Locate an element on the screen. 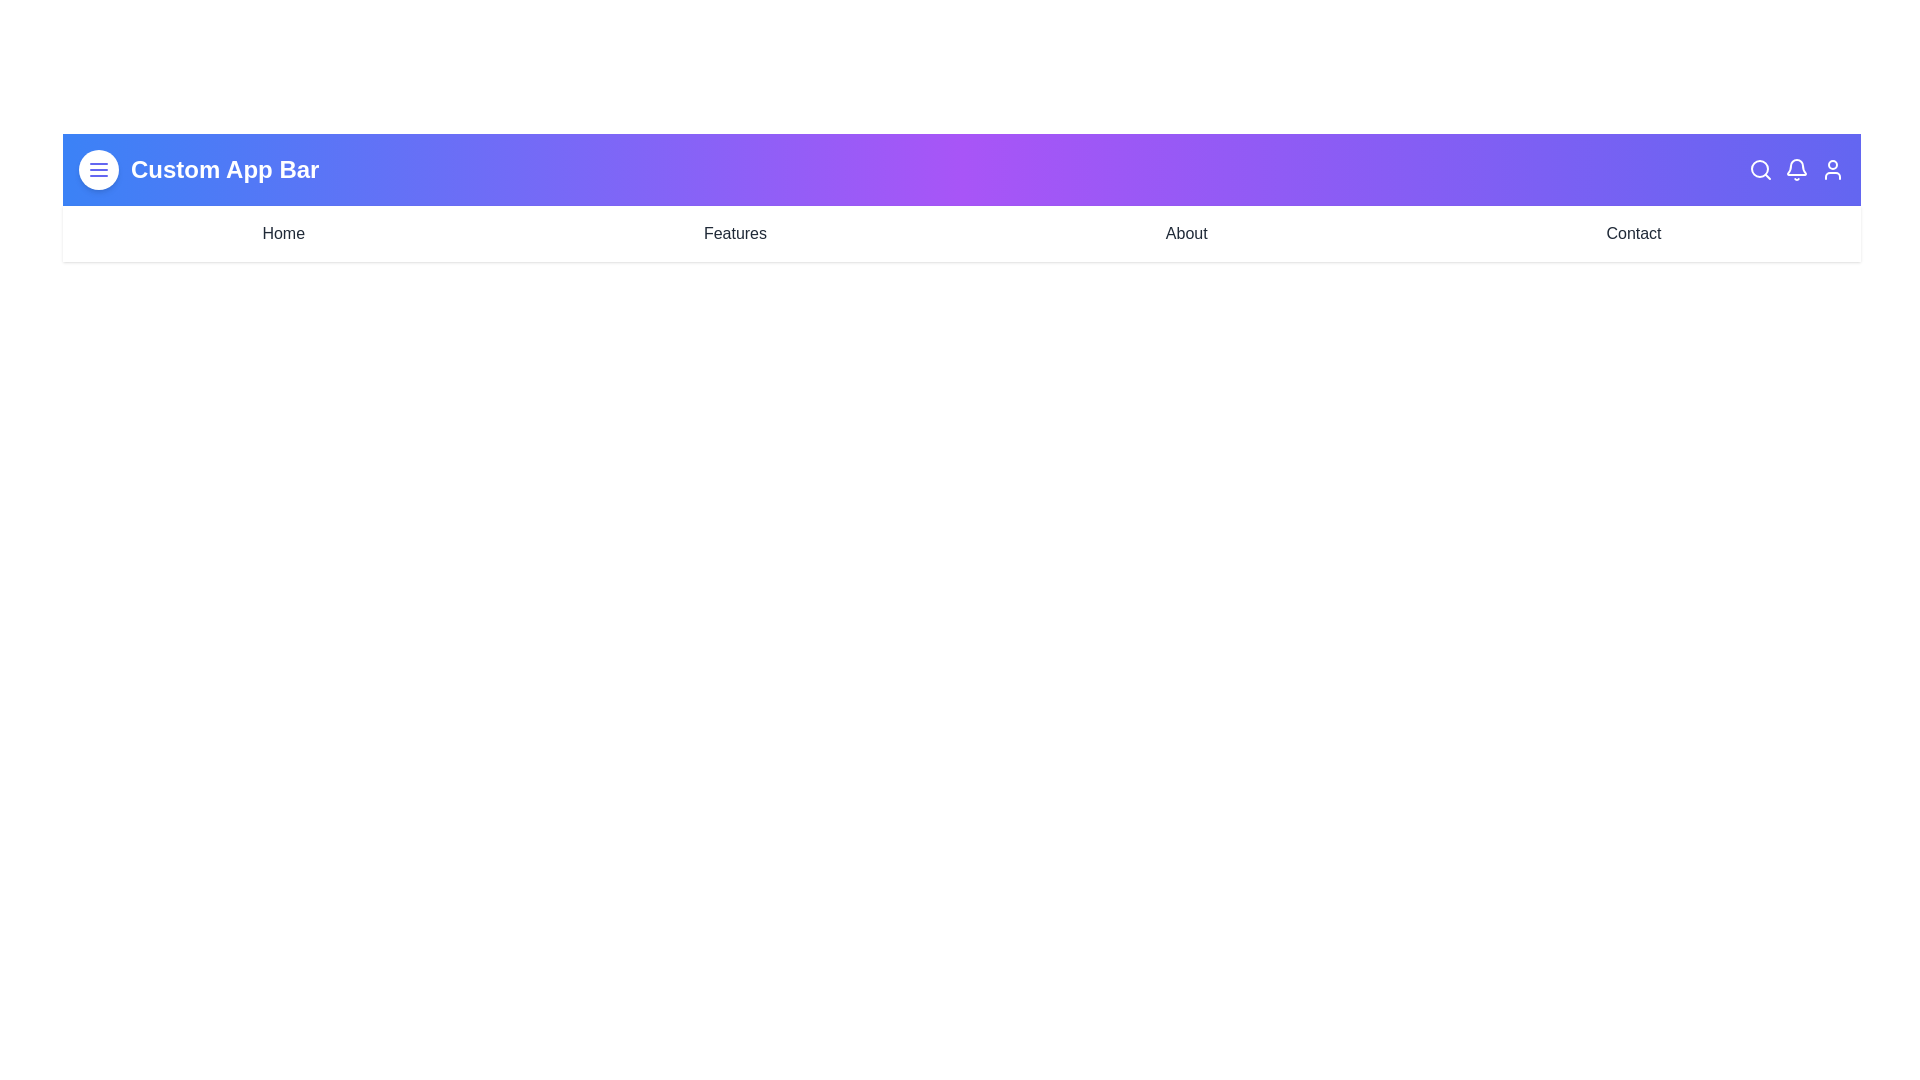 Image resolution: width=1920 pixels, height=1080 pixels. the user profile icon to access the profile is located at coordinates (1833, 168).